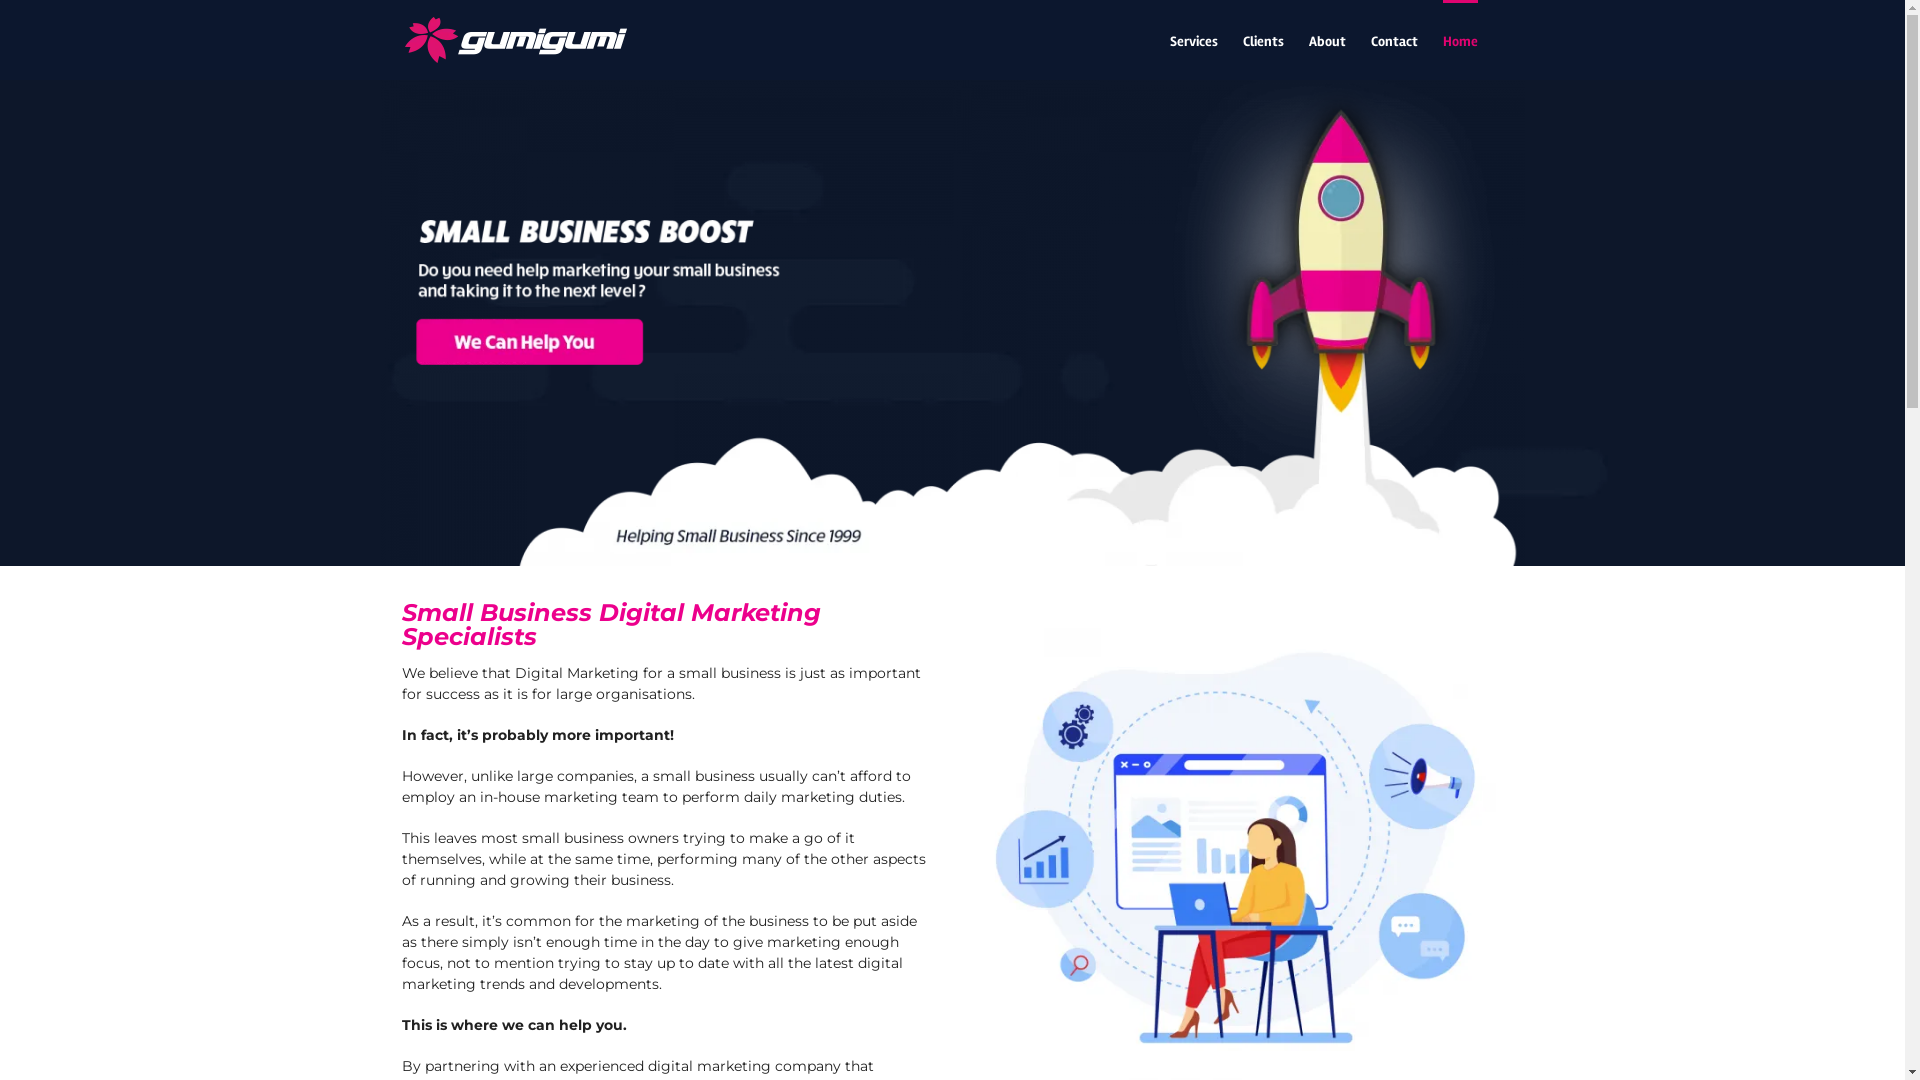 This screenshot has width=1920, height=1080. I want to click on 'Contact', so click(1392, 39).